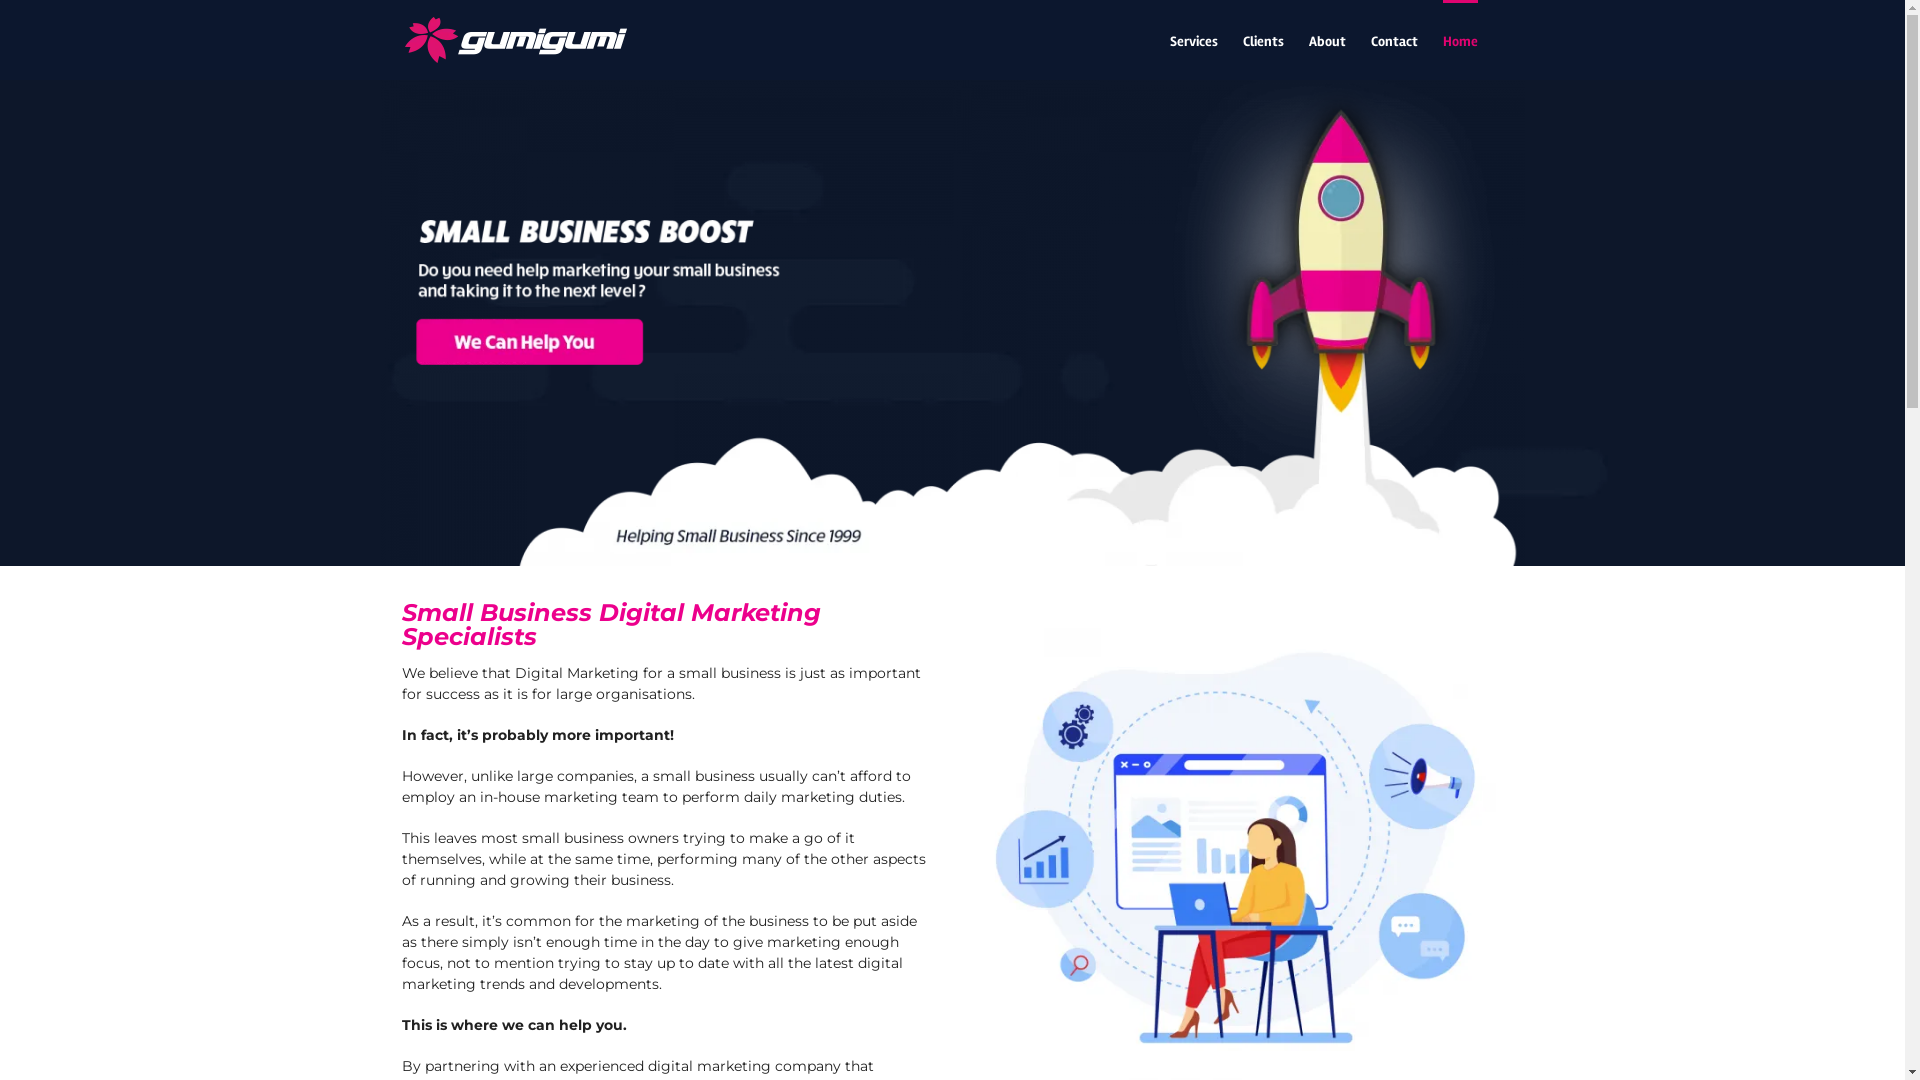 This screenshot has width=1920, height=1080. I want to click on 'Contact', so click(1392, 39).